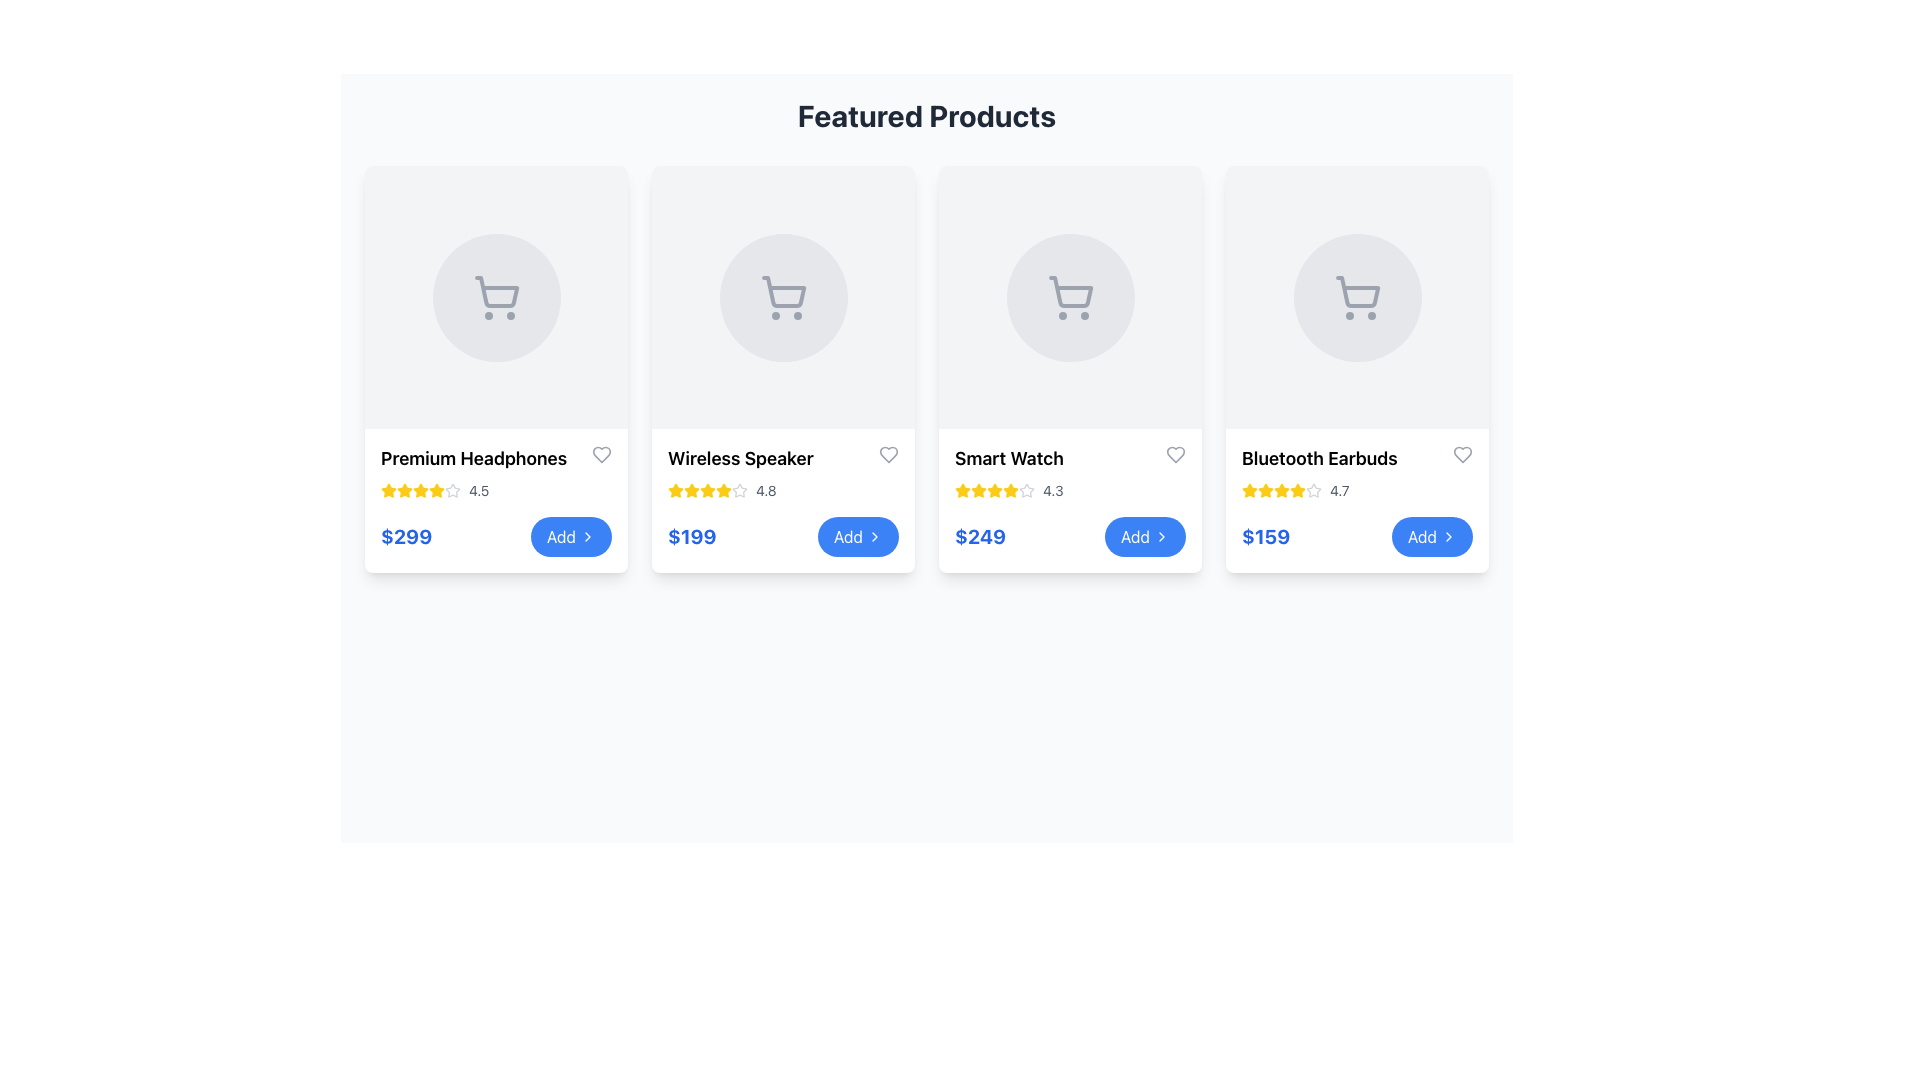  What do you see at coordinates (994, 490) in the screenshot?
I see `the fifth yellow star icon in the rating bar of the 'Smart Watch' section, which has a 4.3 rating` at bounding box center [994, 490].